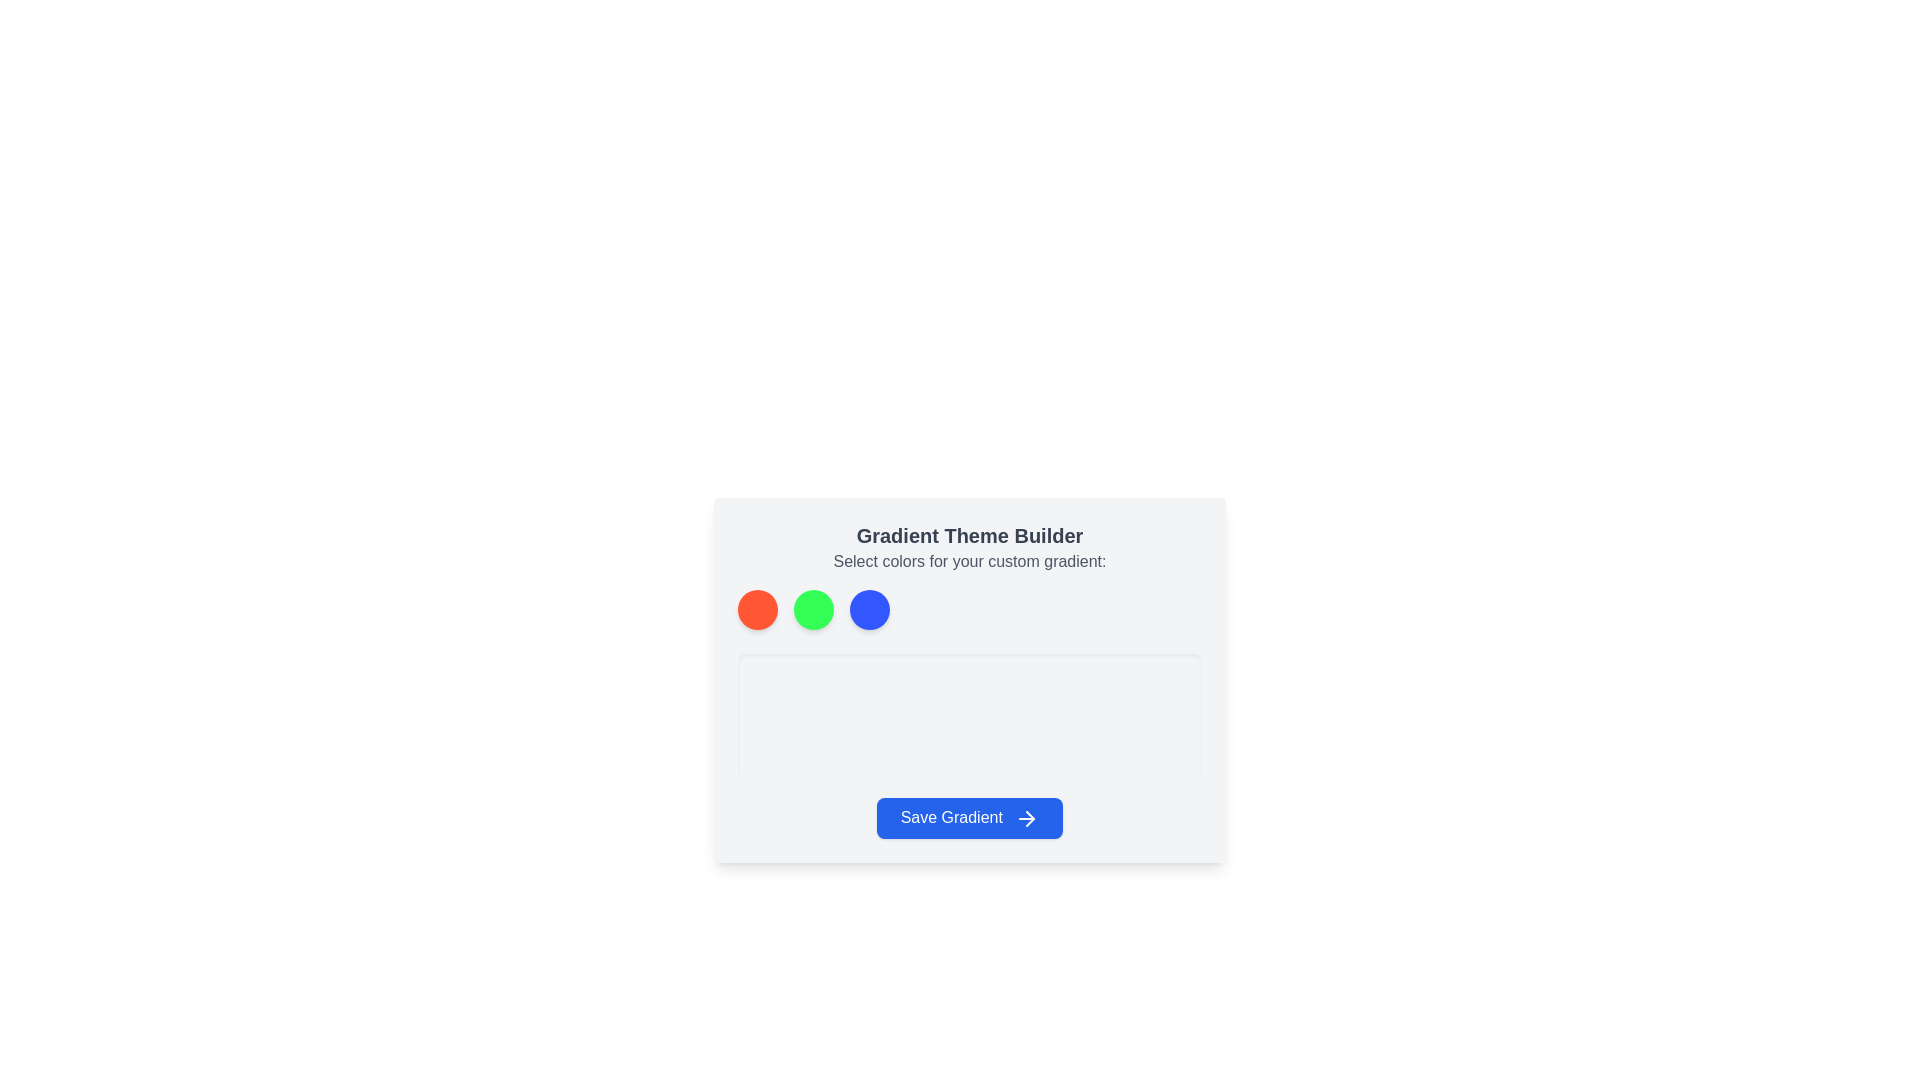 This screenshot has height=1080, width=1920. Describe the element at coordinates (1030, 818) in the screenshot. I see `the rightward arrow symbol within the 'Save Gradient' button, which has a bold stroke and sharp edges, located towards the right end of the text label area` at that location.